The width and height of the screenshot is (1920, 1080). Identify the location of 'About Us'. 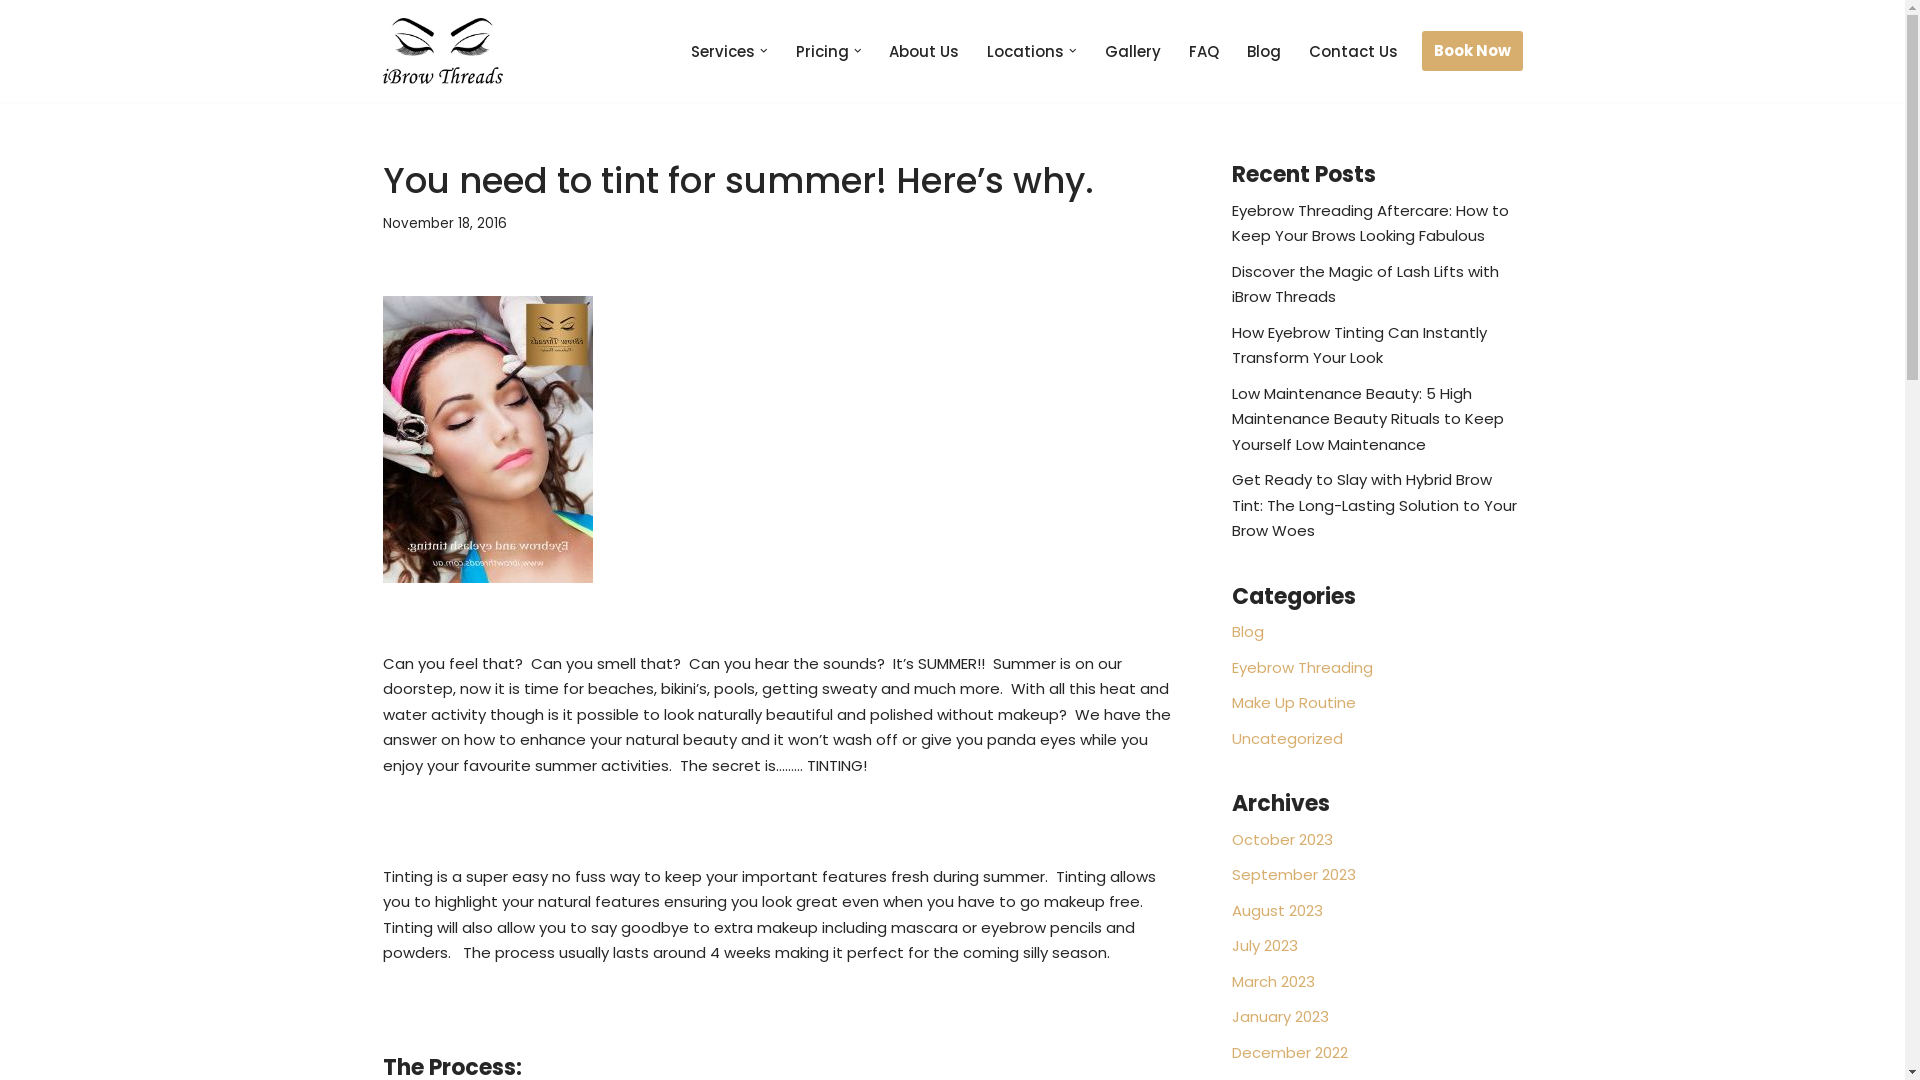
(887, 50).